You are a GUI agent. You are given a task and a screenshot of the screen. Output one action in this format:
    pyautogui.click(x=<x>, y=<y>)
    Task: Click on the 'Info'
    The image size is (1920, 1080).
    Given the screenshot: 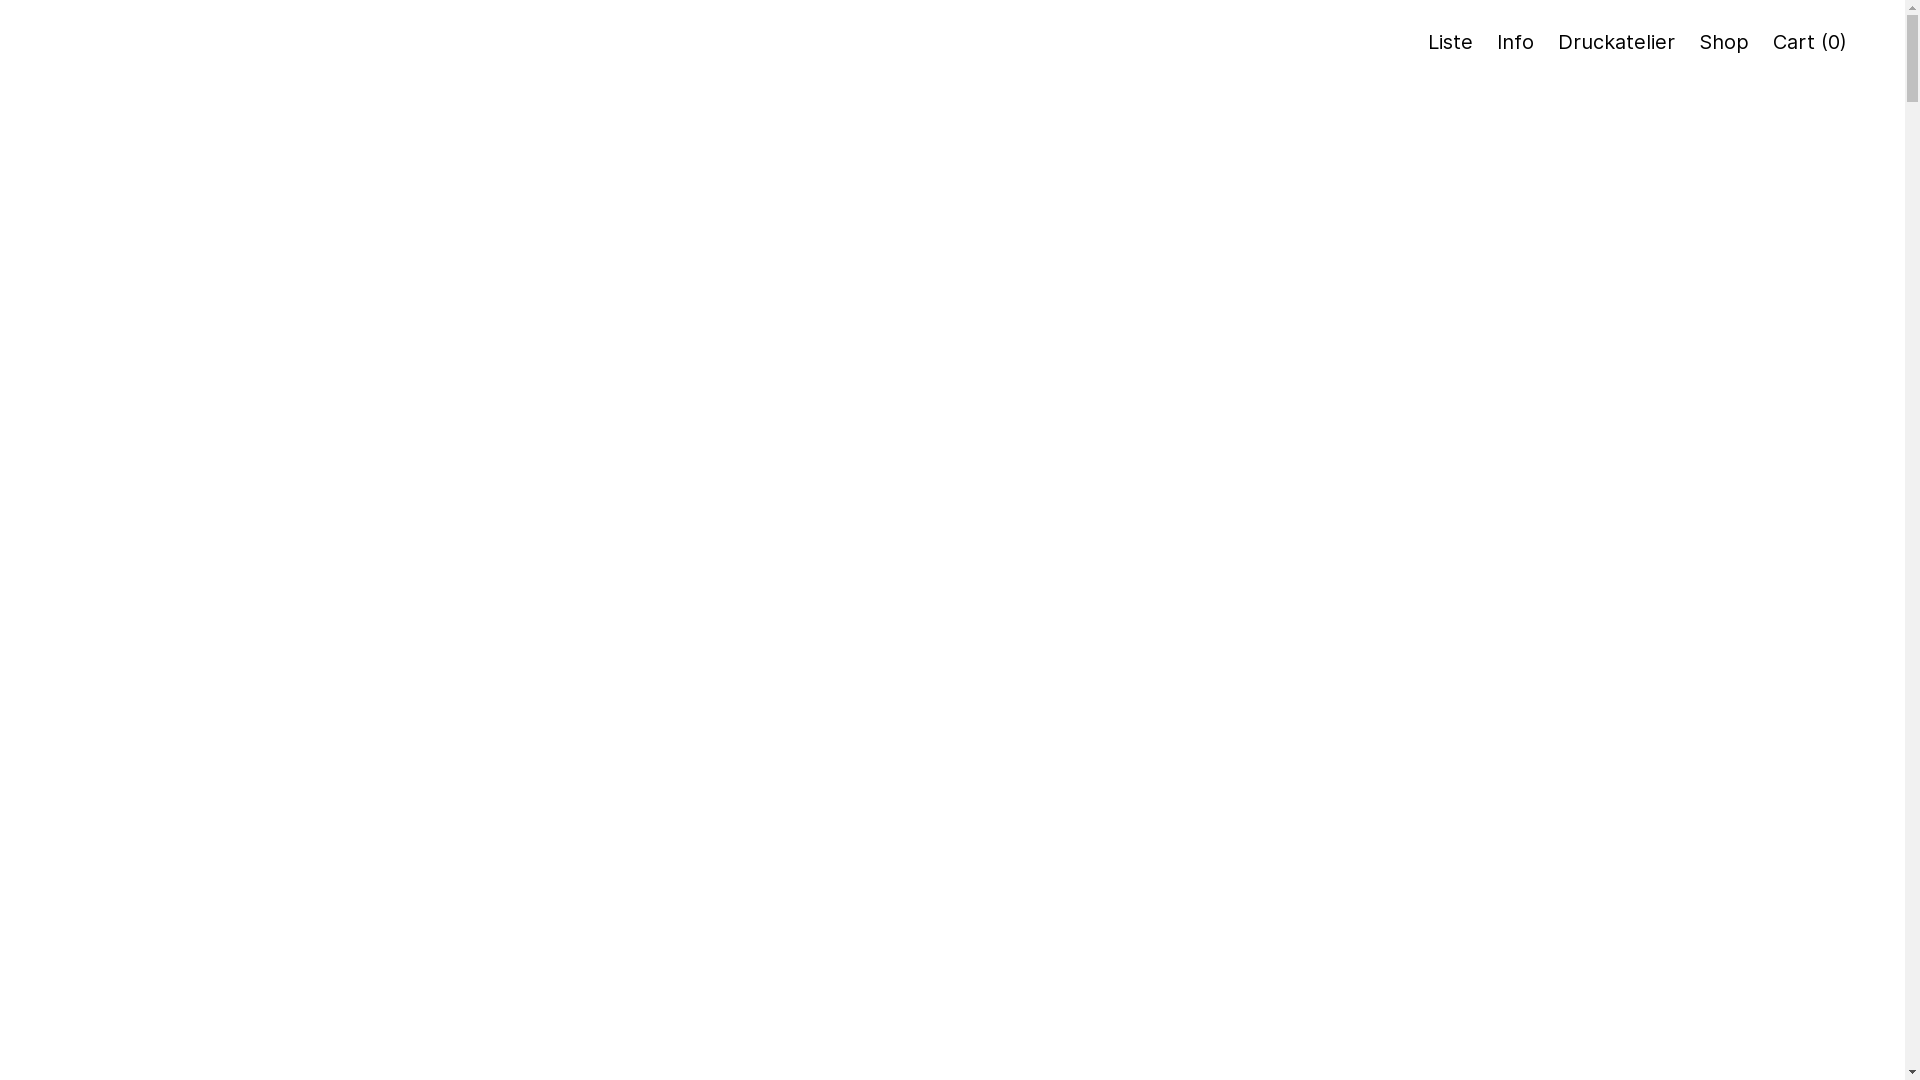 What is the action you would take?
    pyautogui.click(x=1515, y=42)
    